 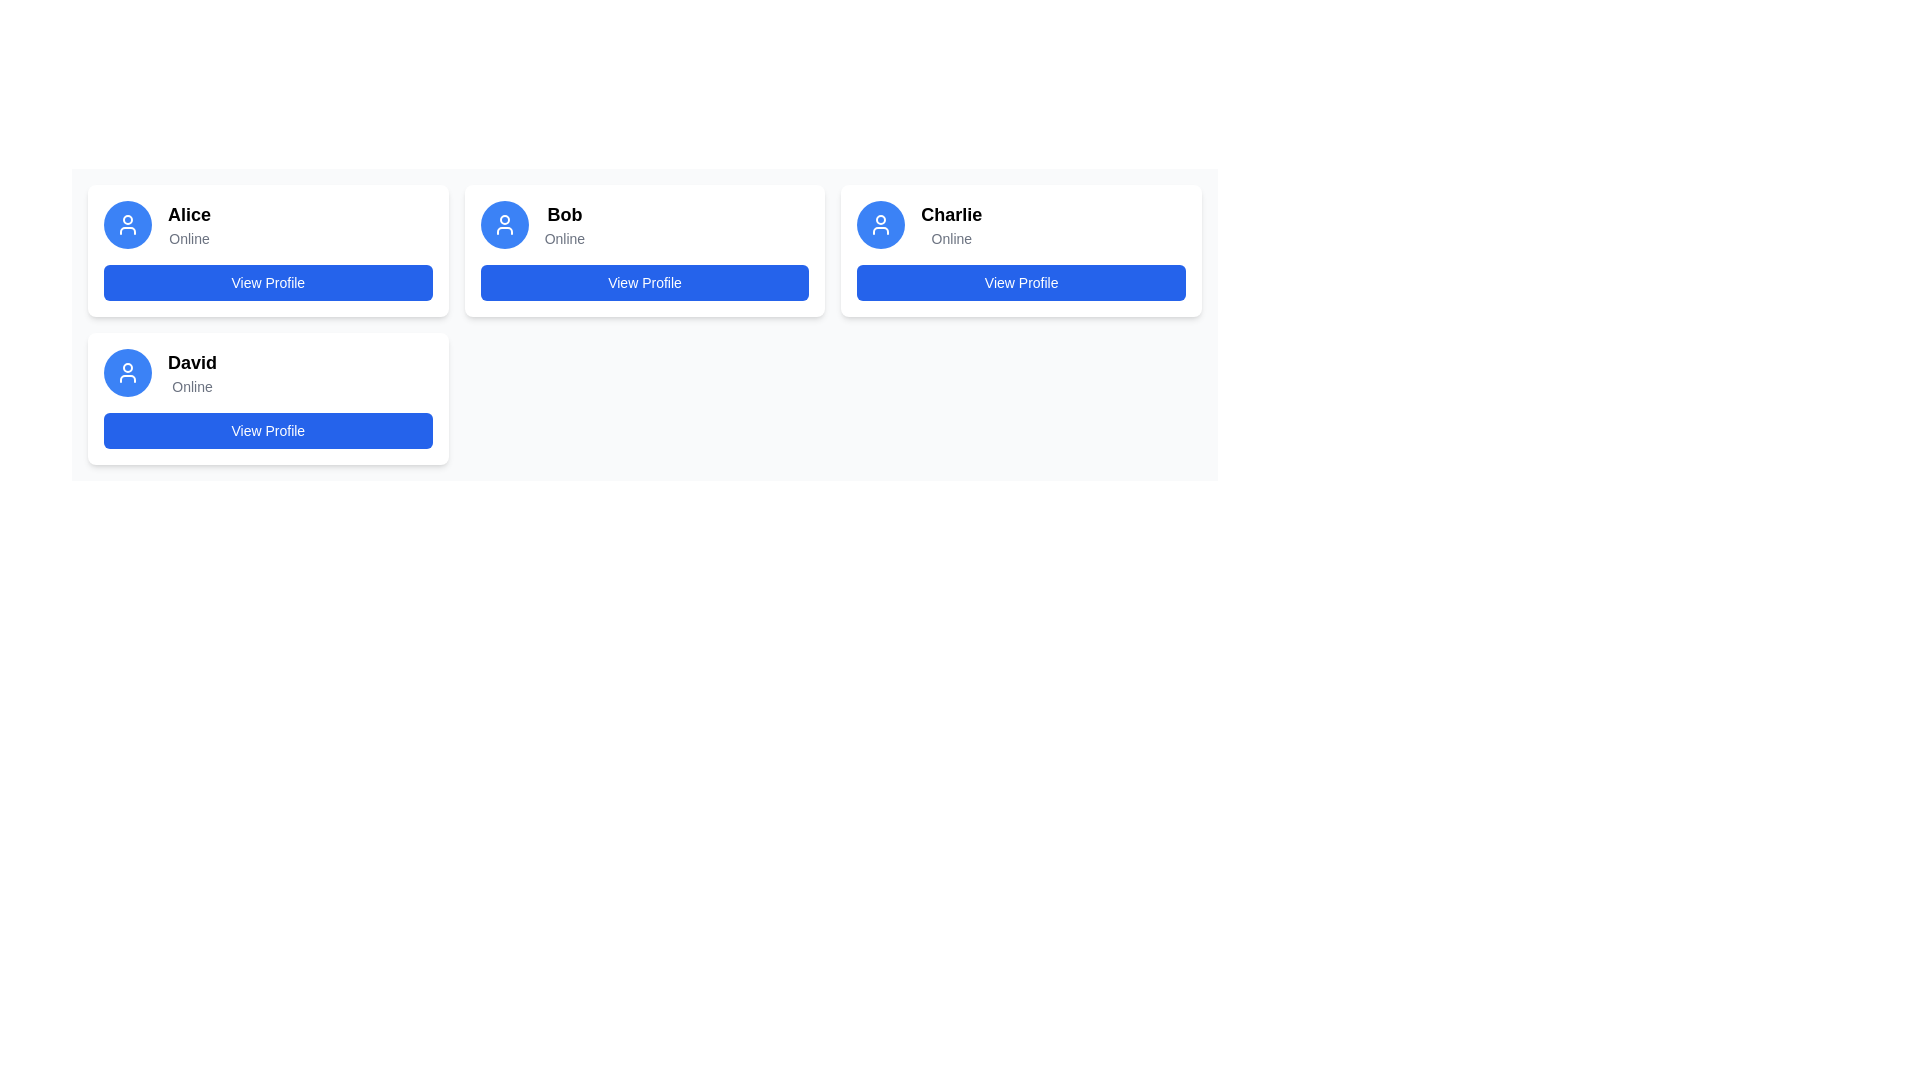 What do you see at coordinates (950, 238) in the screenshot?
I see `the static text label that displays the word 'Online', which is styled in gray and located below the name 'Charlie'` at bounding box center [950, 238].